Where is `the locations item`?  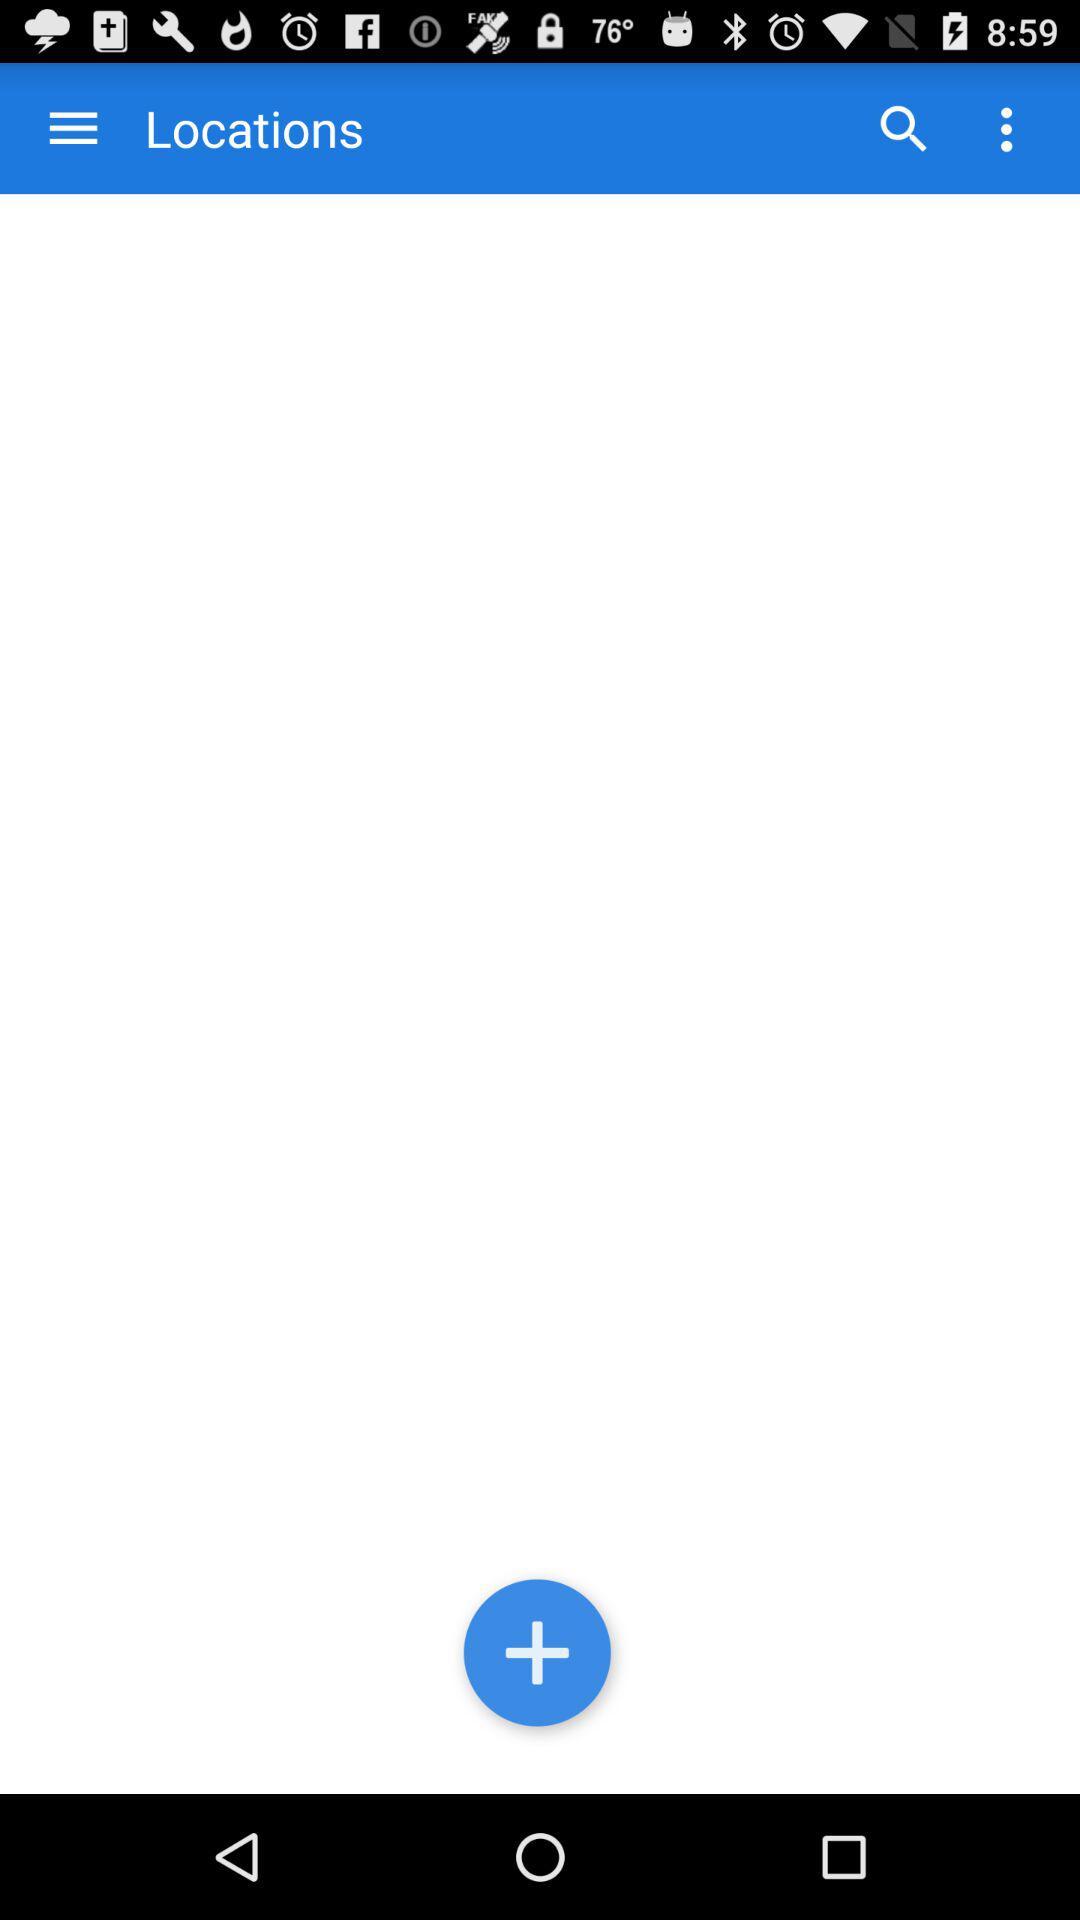
the locations item is located at coordinates (233, 127).